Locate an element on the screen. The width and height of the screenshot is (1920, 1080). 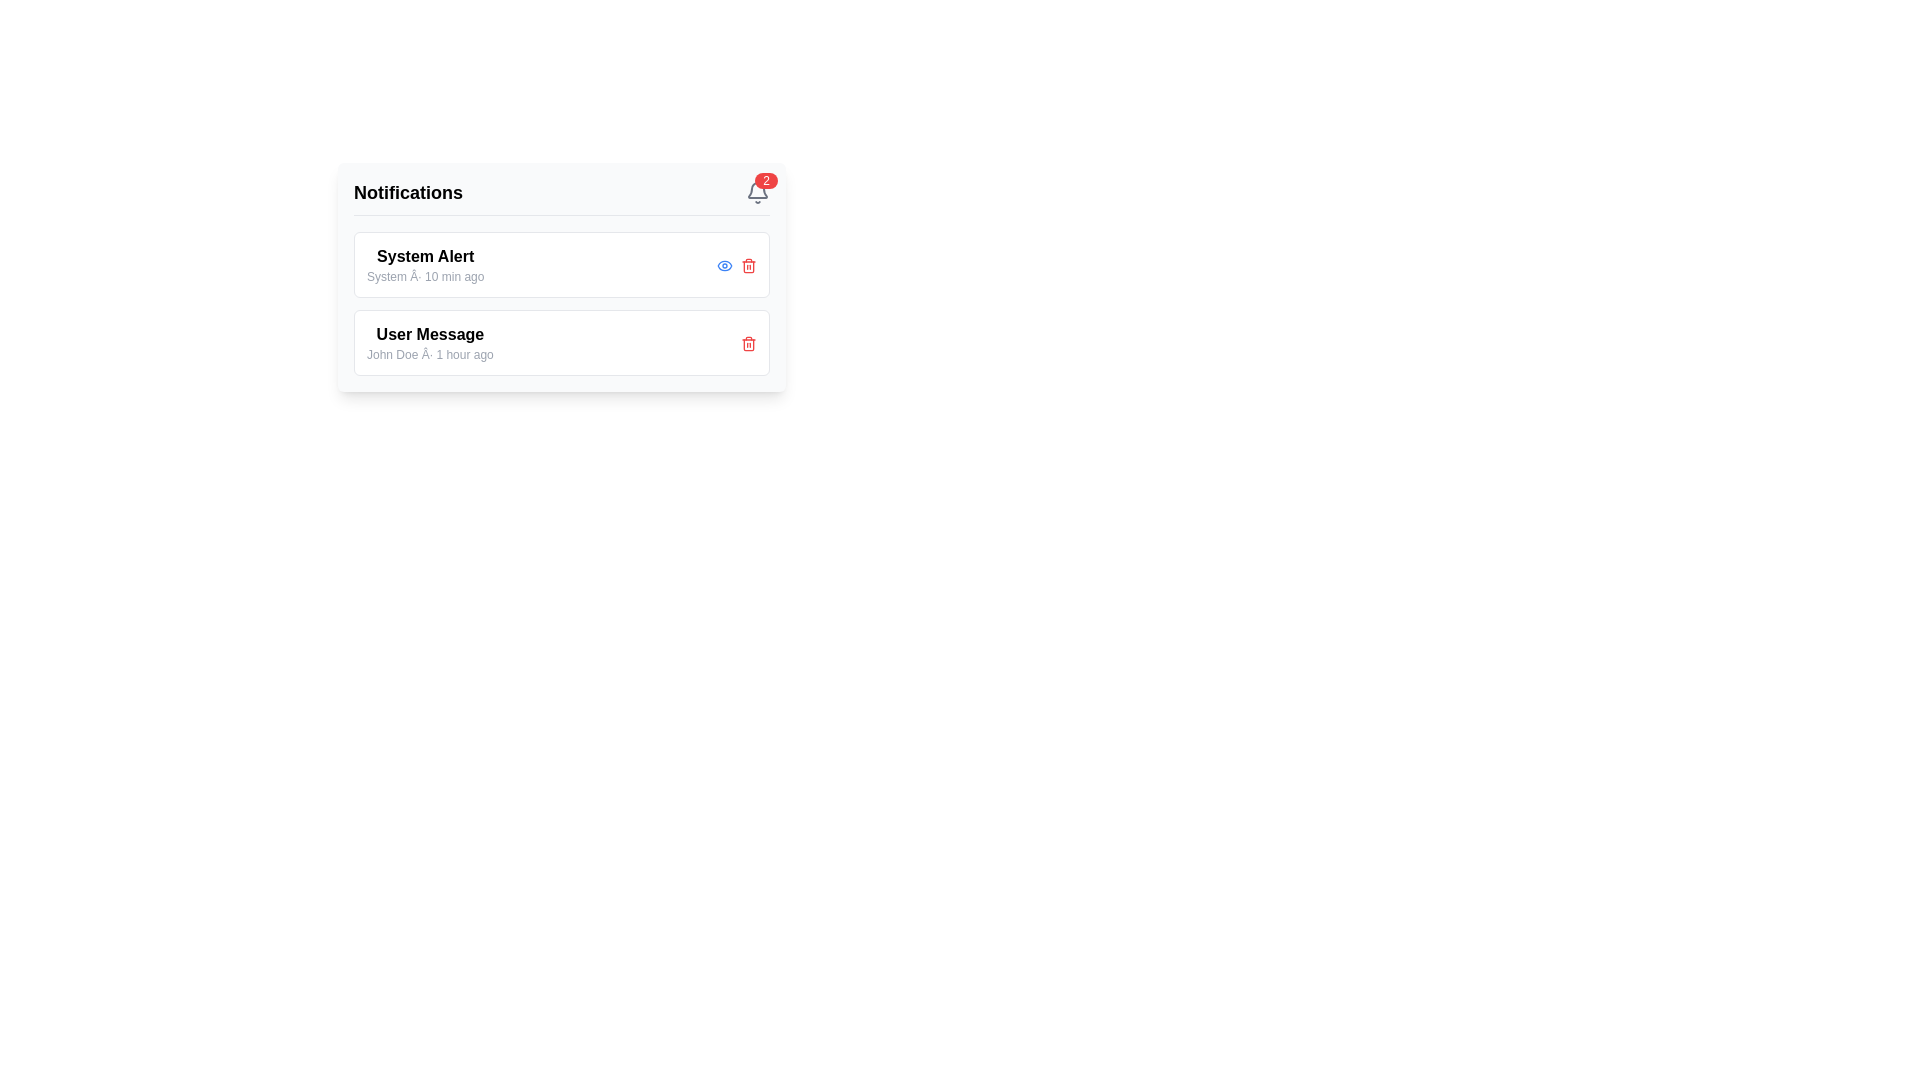
the text label indicating metadata about the notification, which shows the source 'System' and time '10 min ago', located directly below the 'System Alert' heading in the first notification card is located at coordinates (424, 277).